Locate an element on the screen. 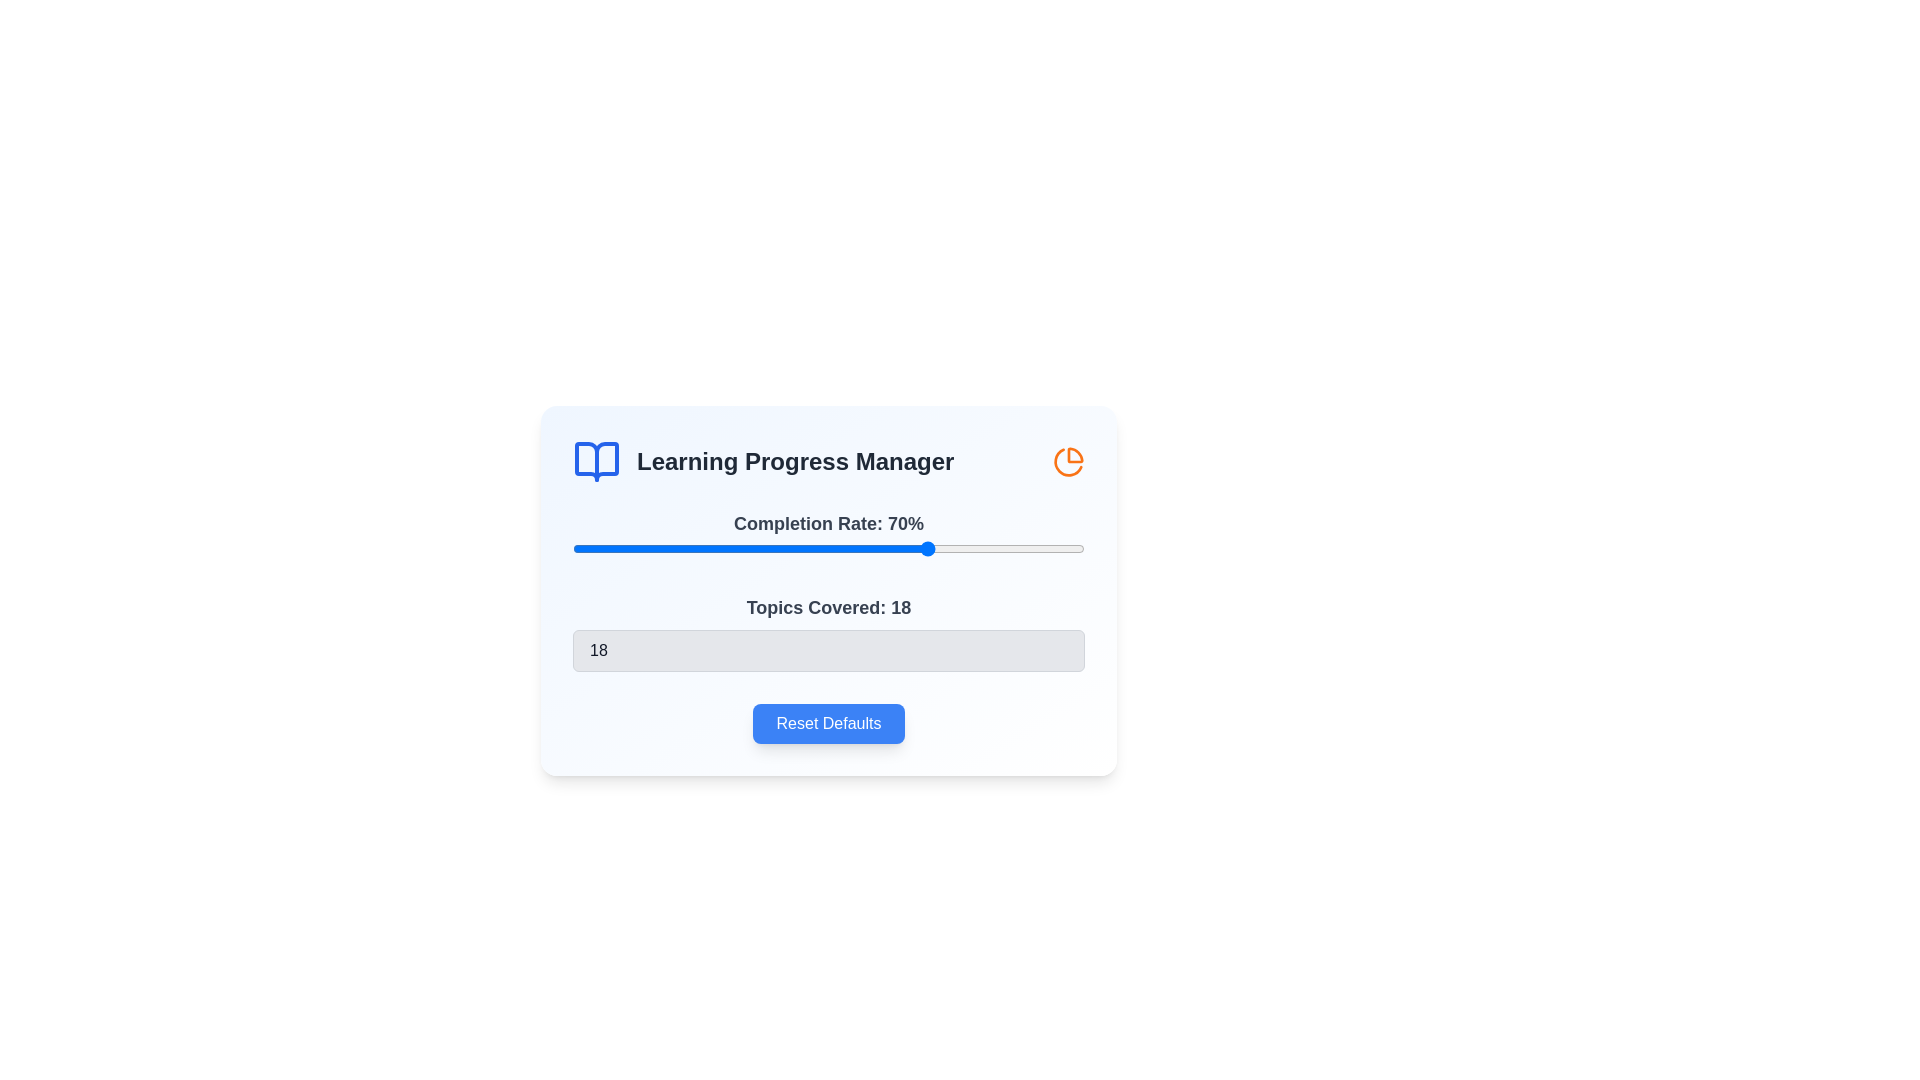 This screenshot has height=1080, width=1920. the number of topics covered to 35 by entering the value in the input box is located at coordinates (829, 651).